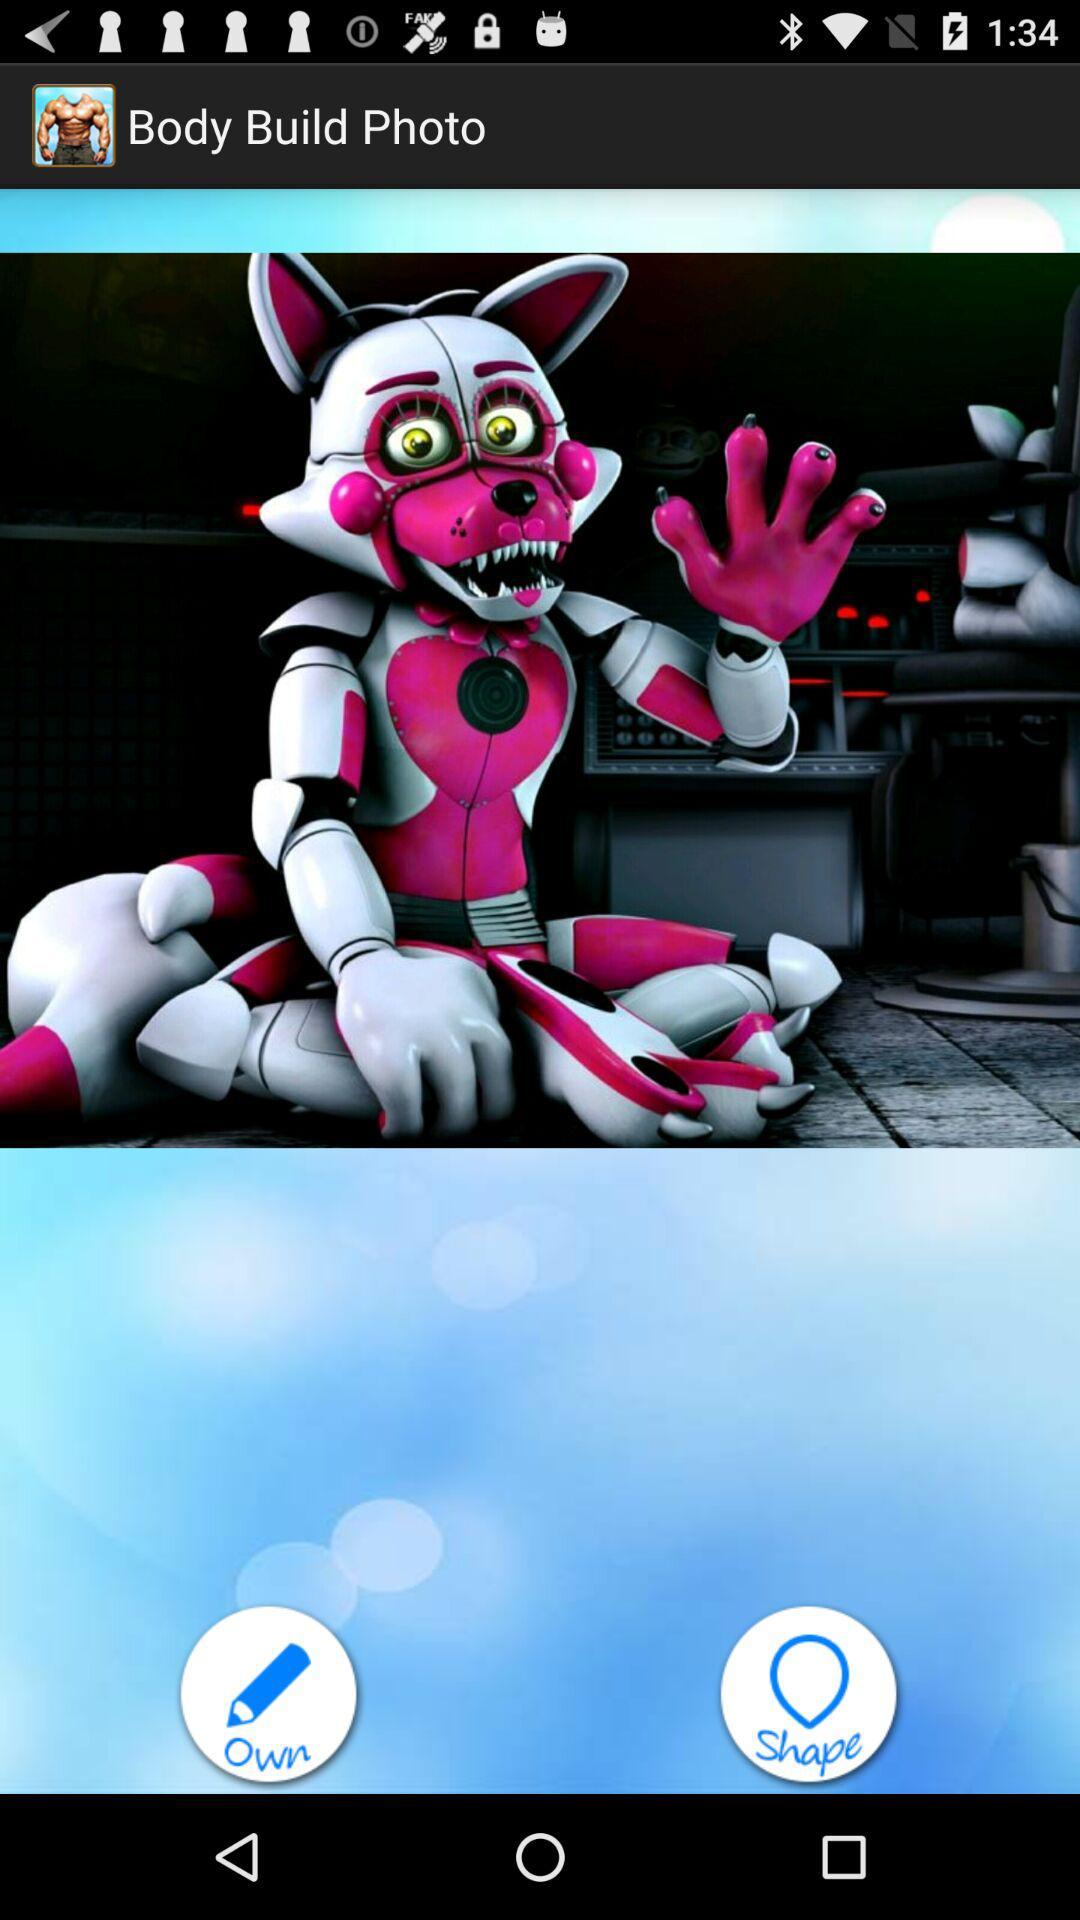 The height and width of the screenshot is (1920, 1080). I want to click on markup the image, so click(270, 1696).